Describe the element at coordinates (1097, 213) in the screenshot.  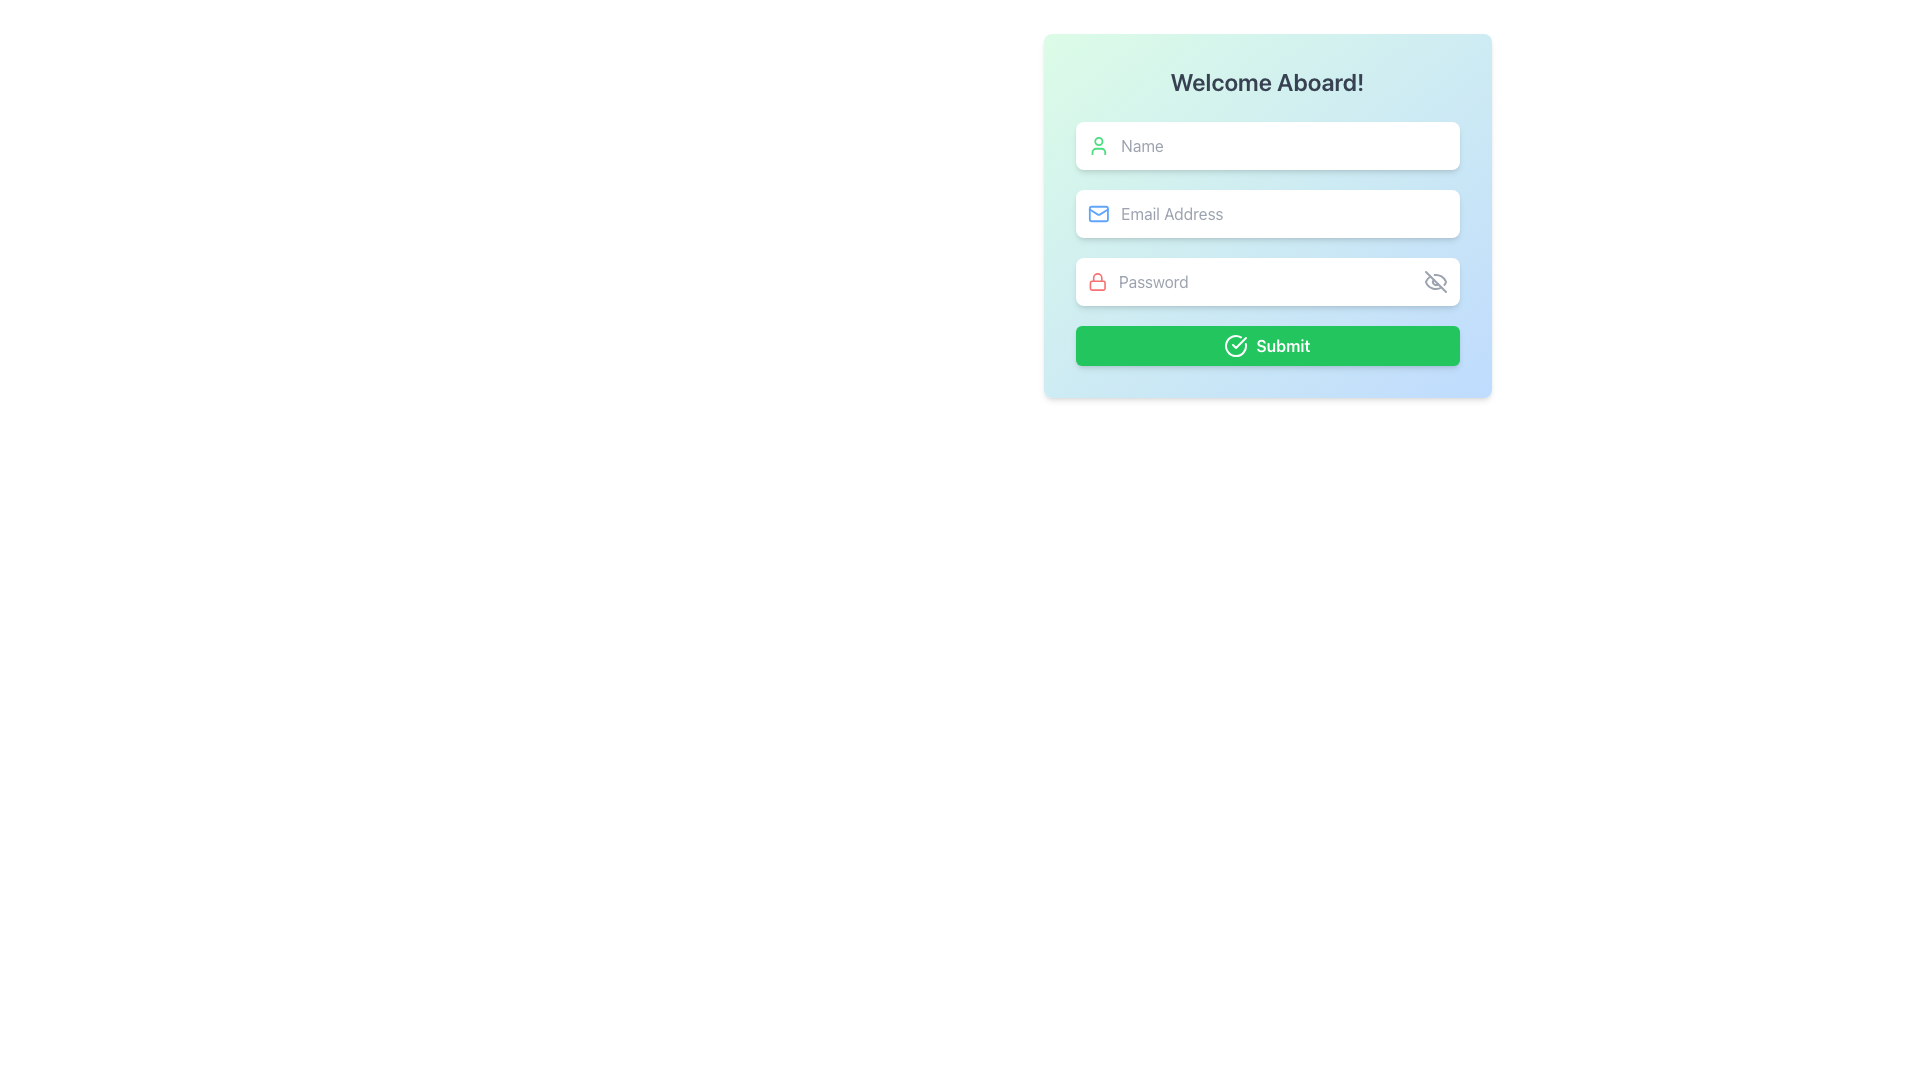
I see `the ornamental icon that signifies the purpose of the email address input field, located near the left portion of the 'Email Address' input field` at that location.